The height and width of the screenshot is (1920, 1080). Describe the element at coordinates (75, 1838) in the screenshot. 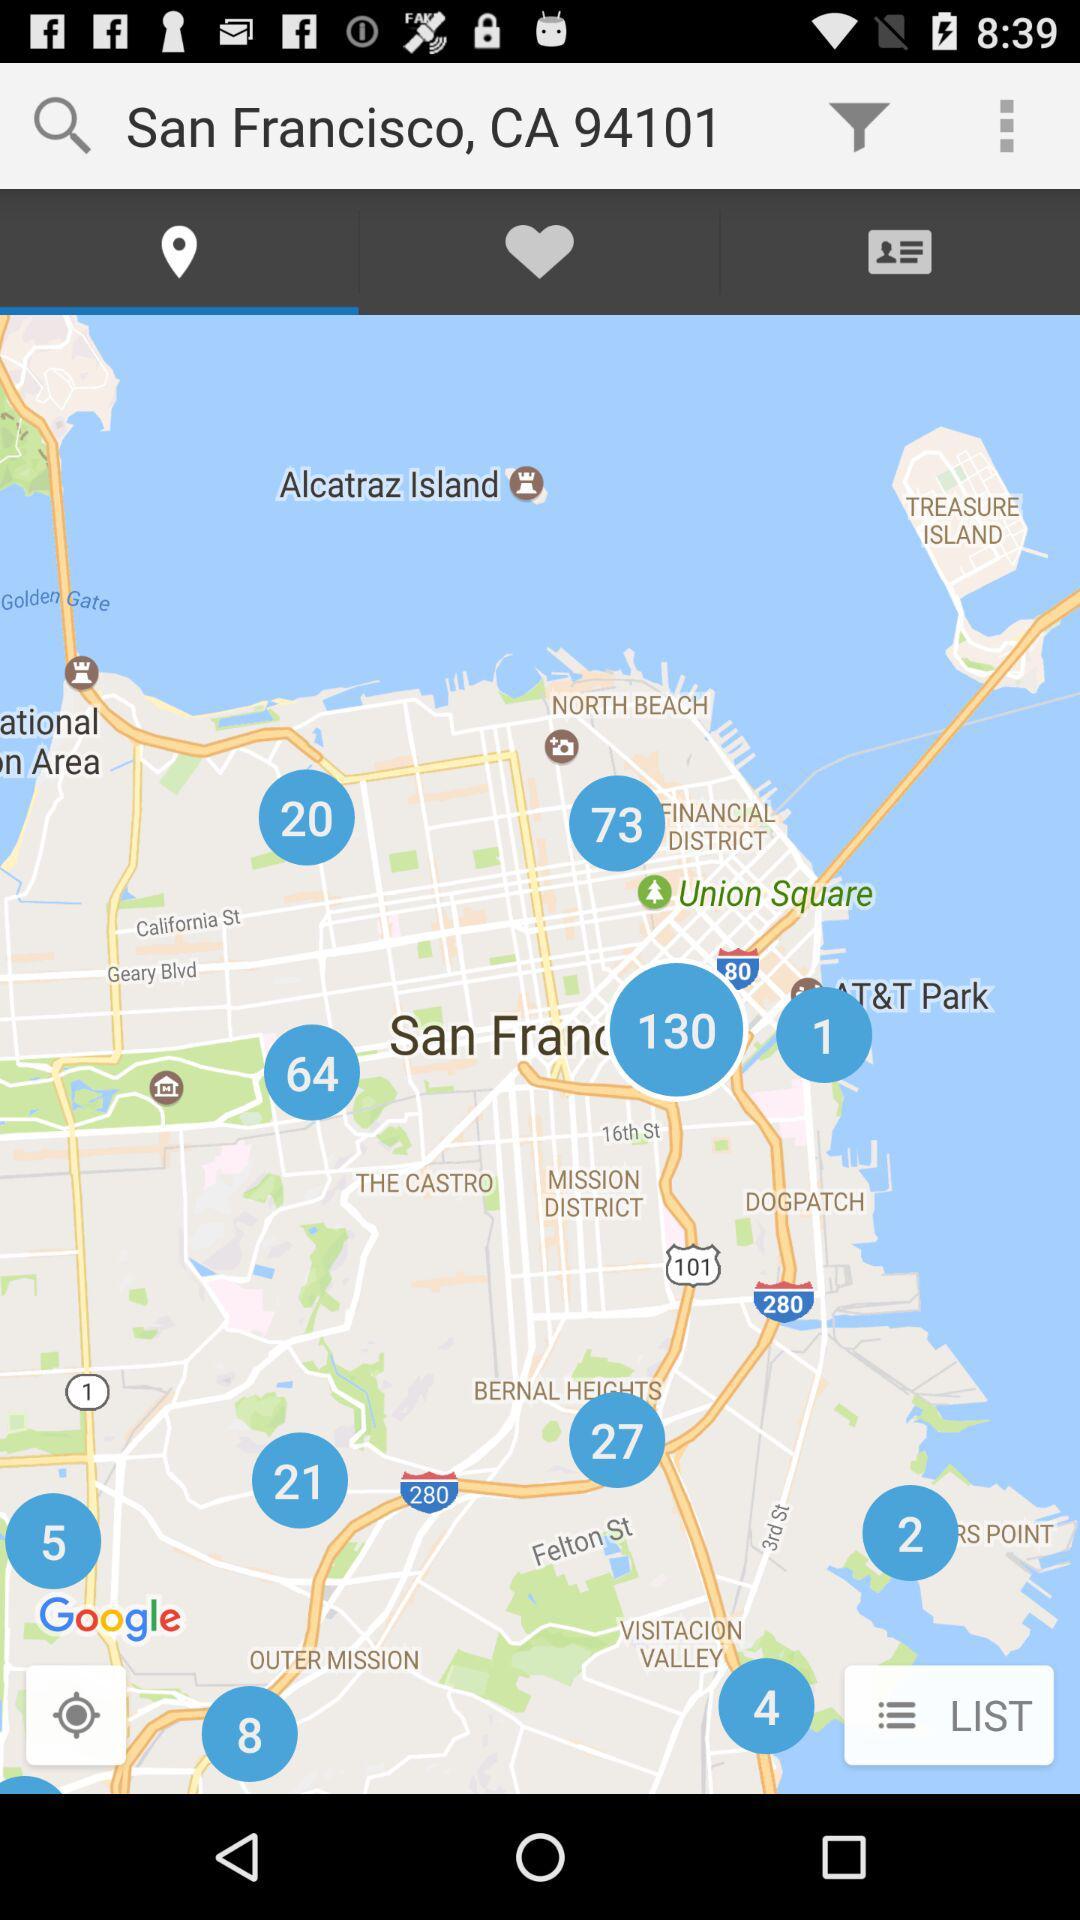

I see `the location_crosshair icon` at that location.